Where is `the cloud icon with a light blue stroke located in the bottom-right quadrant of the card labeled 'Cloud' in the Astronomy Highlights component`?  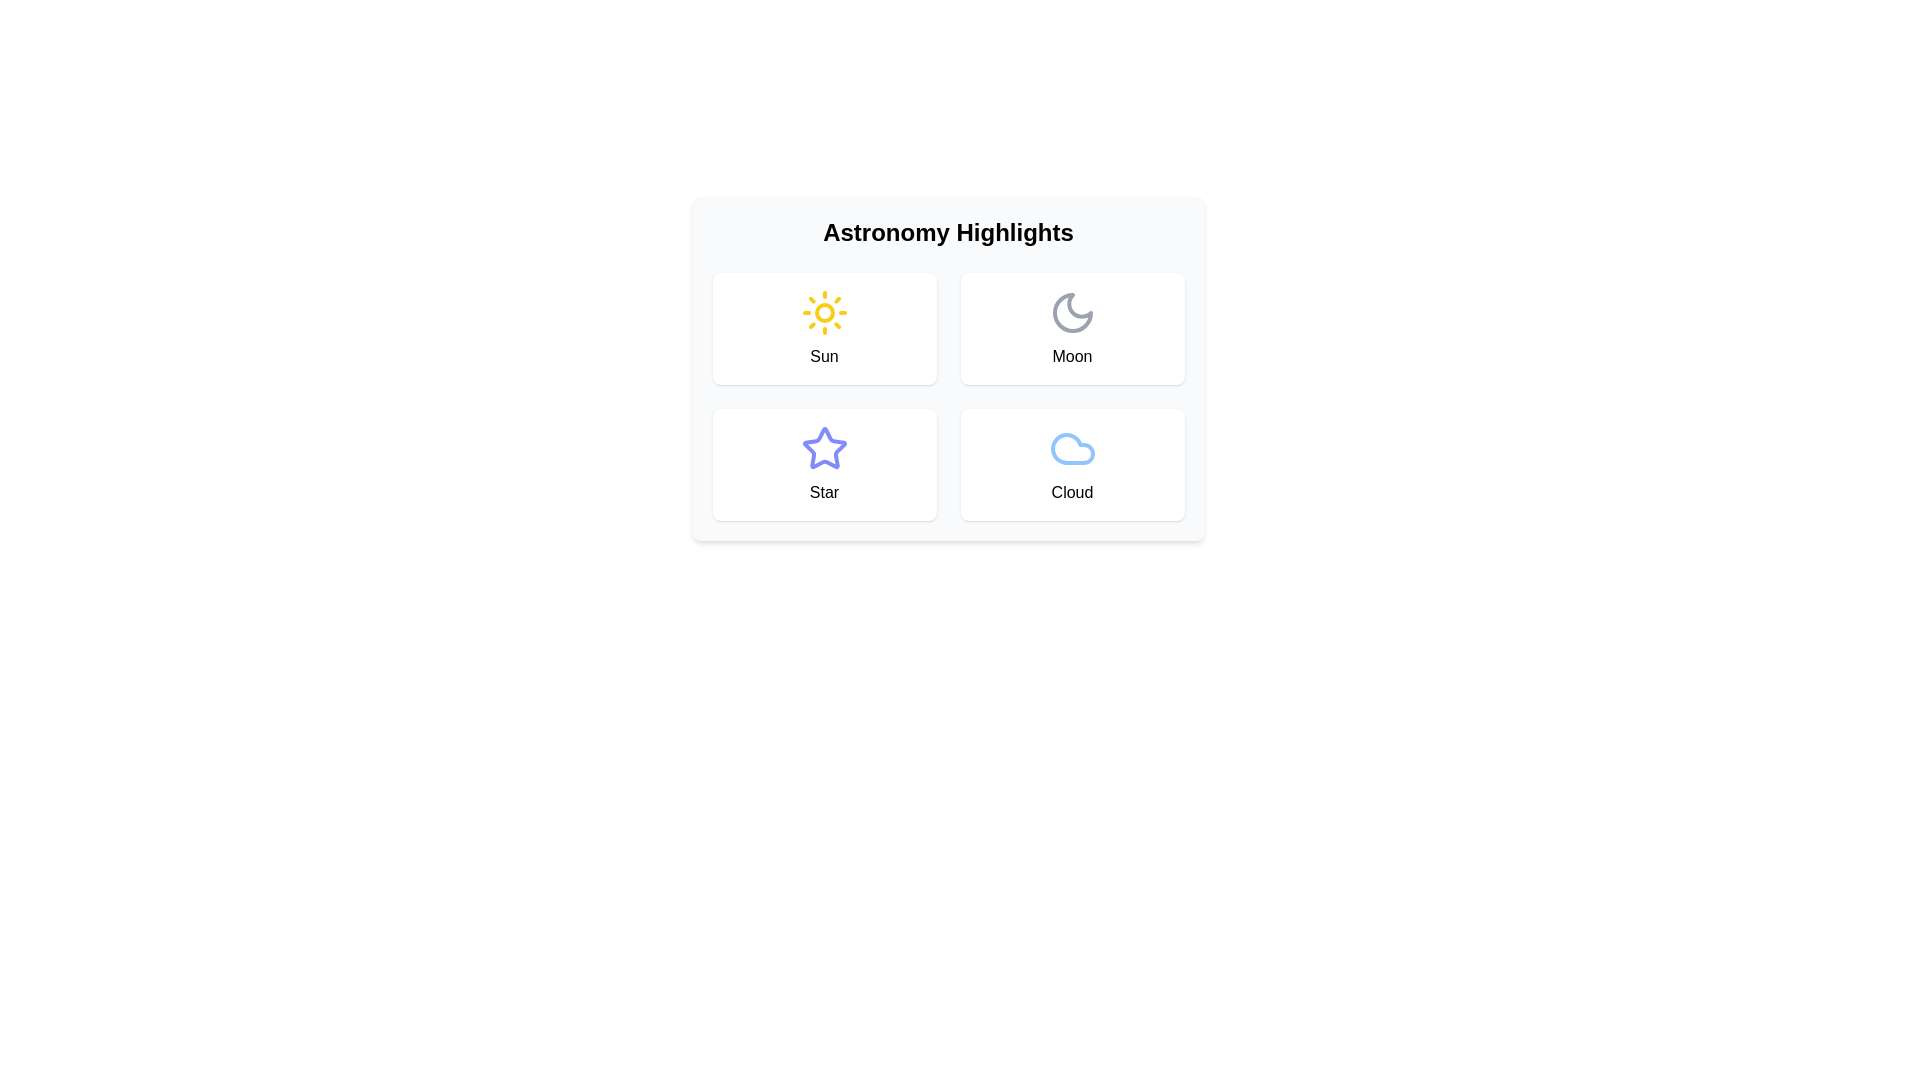
the cloud icon with a light blue stroke located in the bottom-right quadrant of the card labeled 'Cloud' in the Astronomy Highlights component is located at coordinates (1071, 447).